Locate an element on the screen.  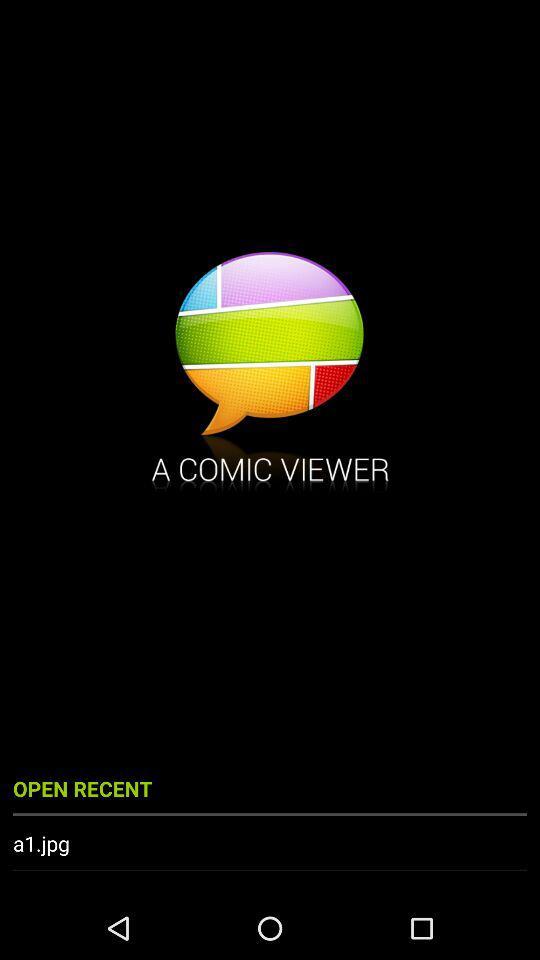
a1.jpg app is located at coordinates (270, 842).